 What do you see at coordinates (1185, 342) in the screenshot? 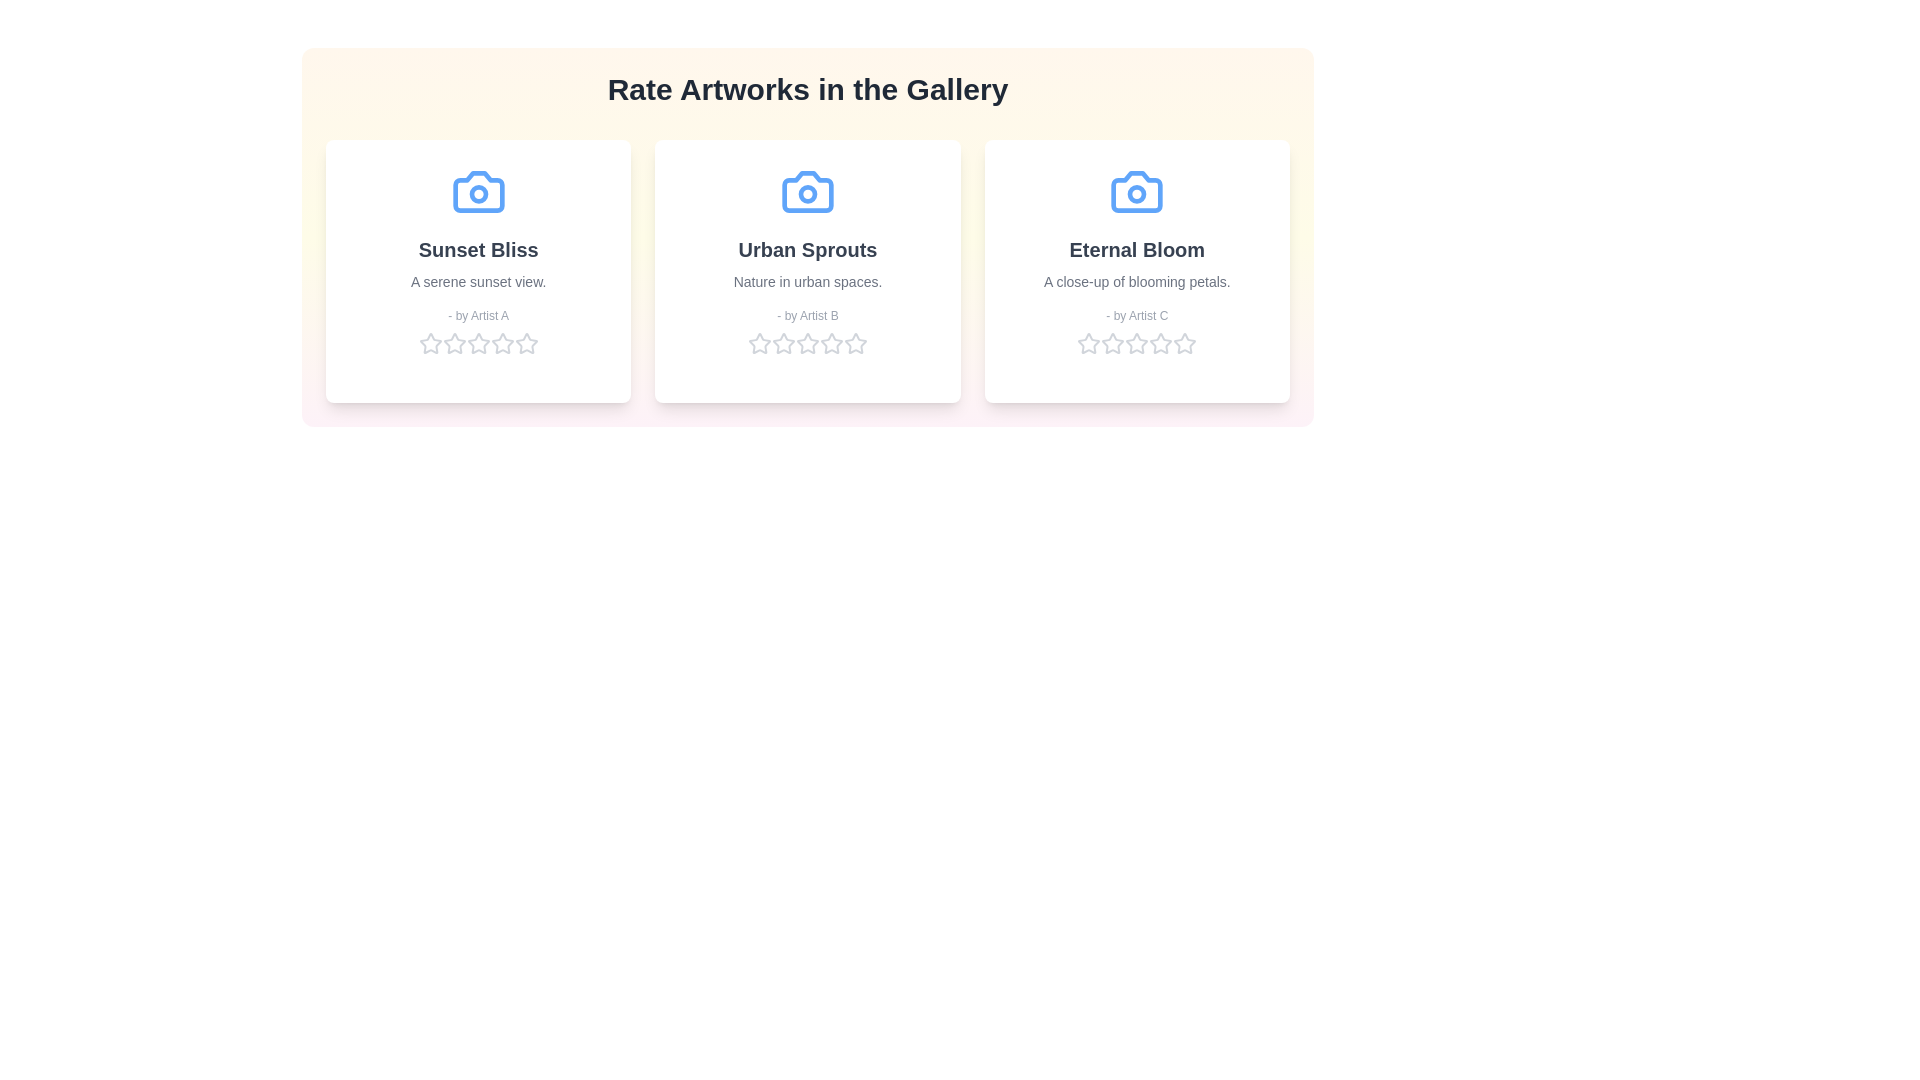
I see `the star corresponding to 5 for the artwork 'Eternal Bloom' to set its rating` at bounding box center [1185, 342].